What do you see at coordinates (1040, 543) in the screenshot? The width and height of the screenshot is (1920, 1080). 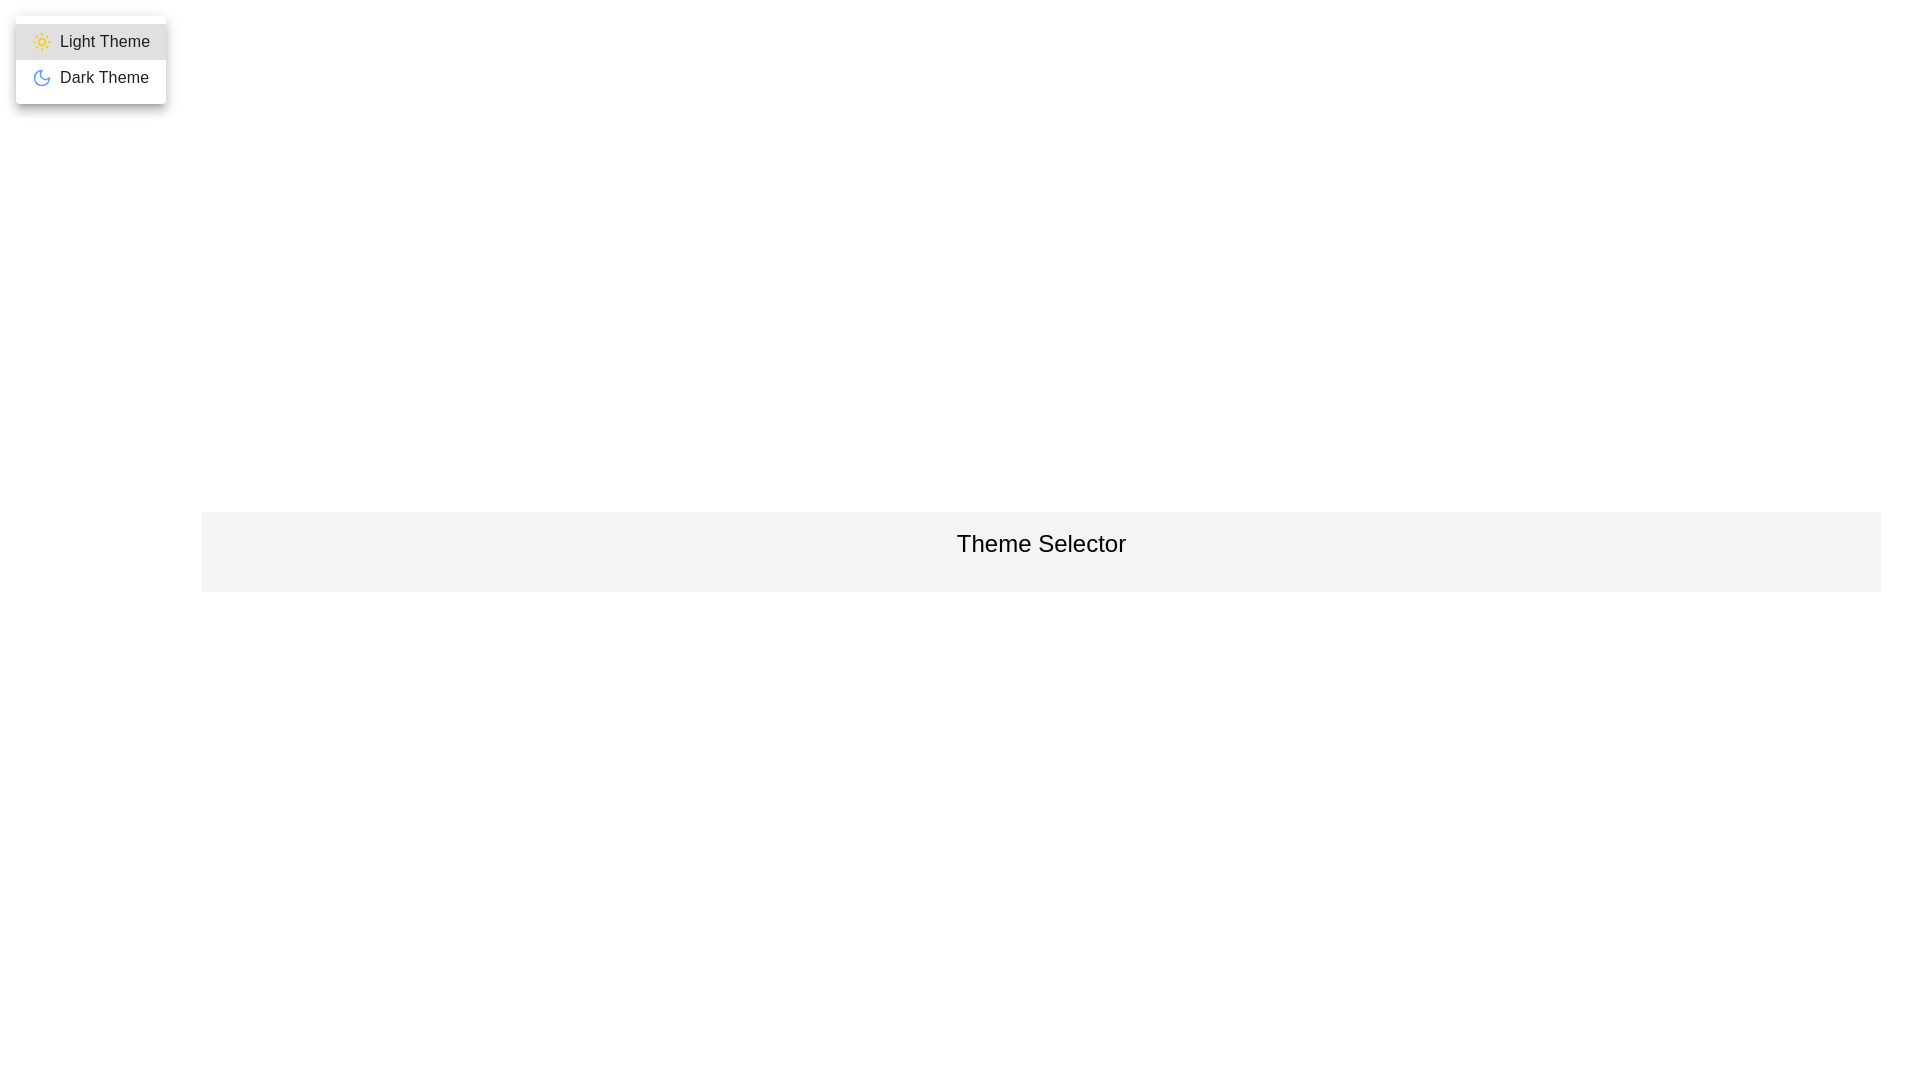 I see `the header text indicating the current context or section of the application related to theme selection` at bounding box center [1040, 543].